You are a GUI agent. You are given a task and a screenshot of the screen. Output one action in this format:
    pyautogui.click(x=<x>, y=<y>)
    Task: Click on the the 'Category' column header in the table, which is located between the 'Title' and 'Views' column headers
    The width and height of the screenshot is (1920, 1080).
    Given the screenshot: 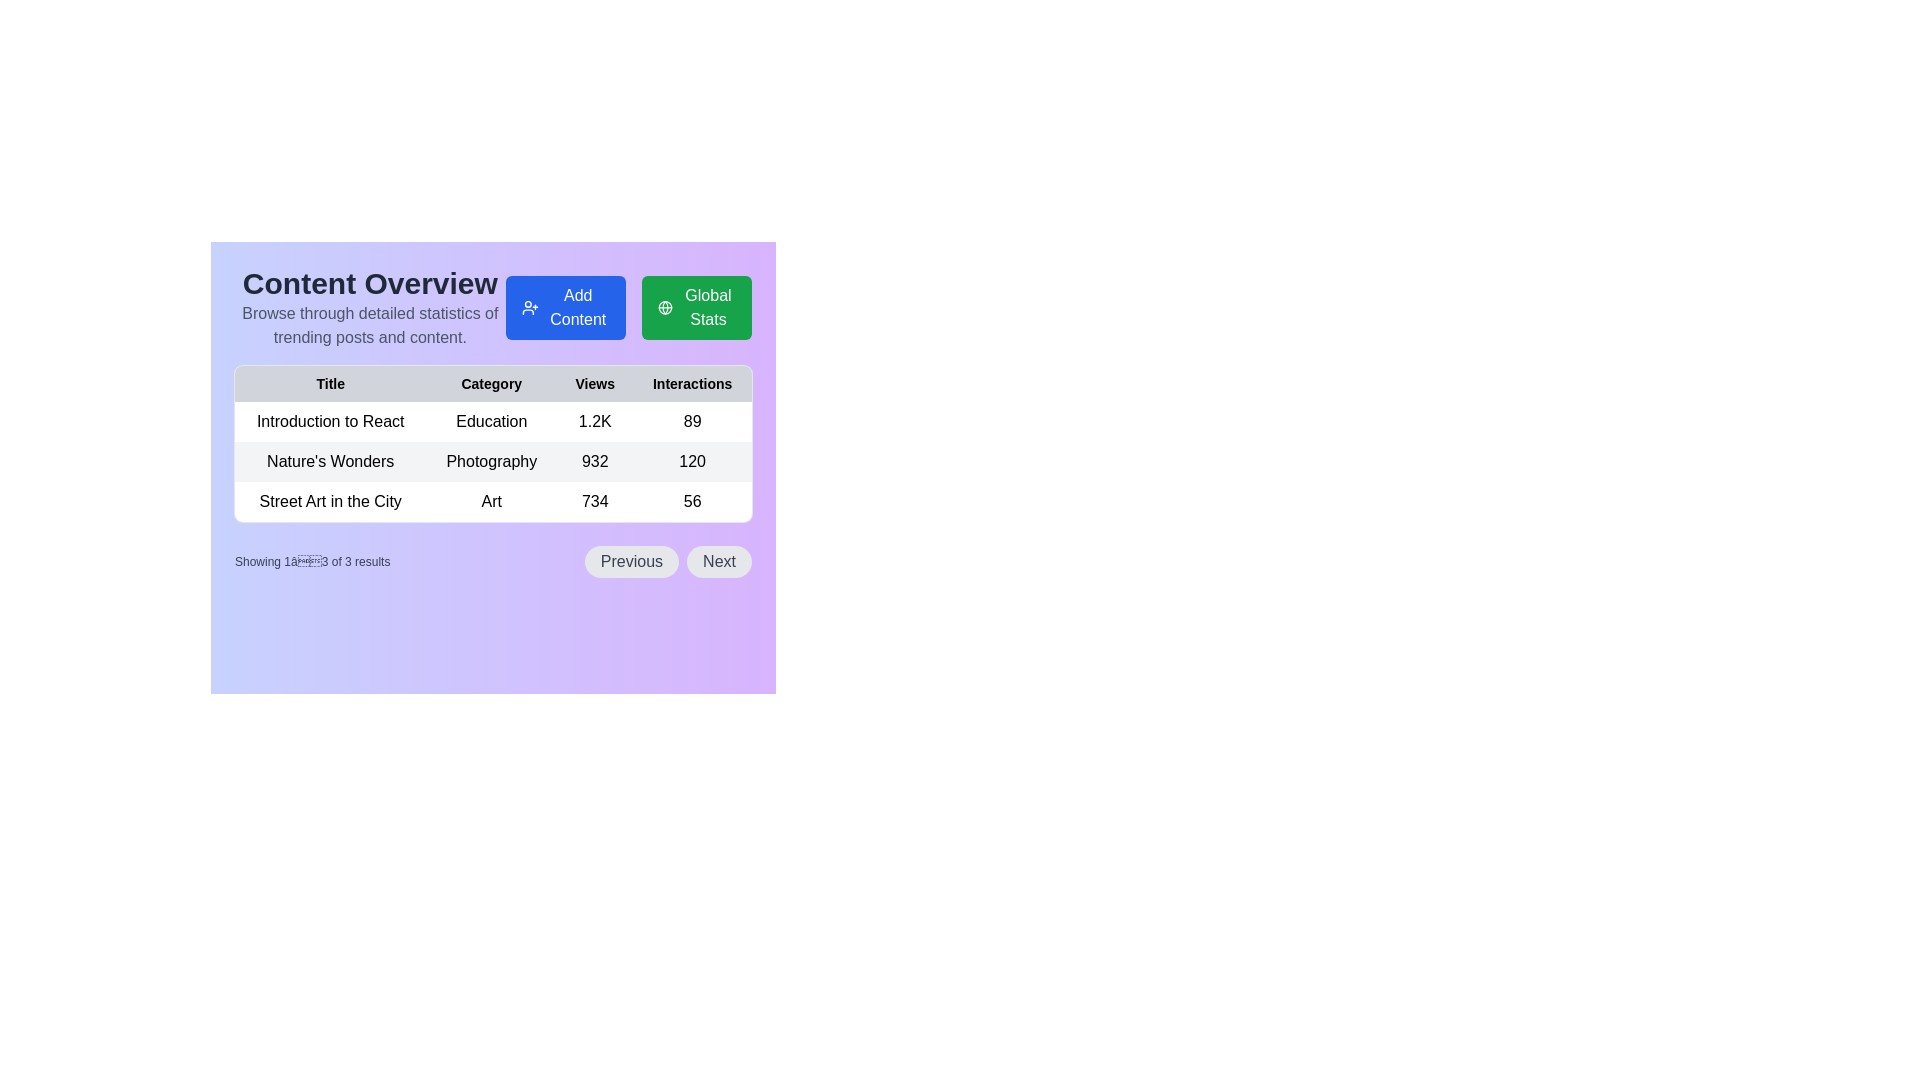 What is the action you would take?
    pyautogui.click(x=491, y=384)
    